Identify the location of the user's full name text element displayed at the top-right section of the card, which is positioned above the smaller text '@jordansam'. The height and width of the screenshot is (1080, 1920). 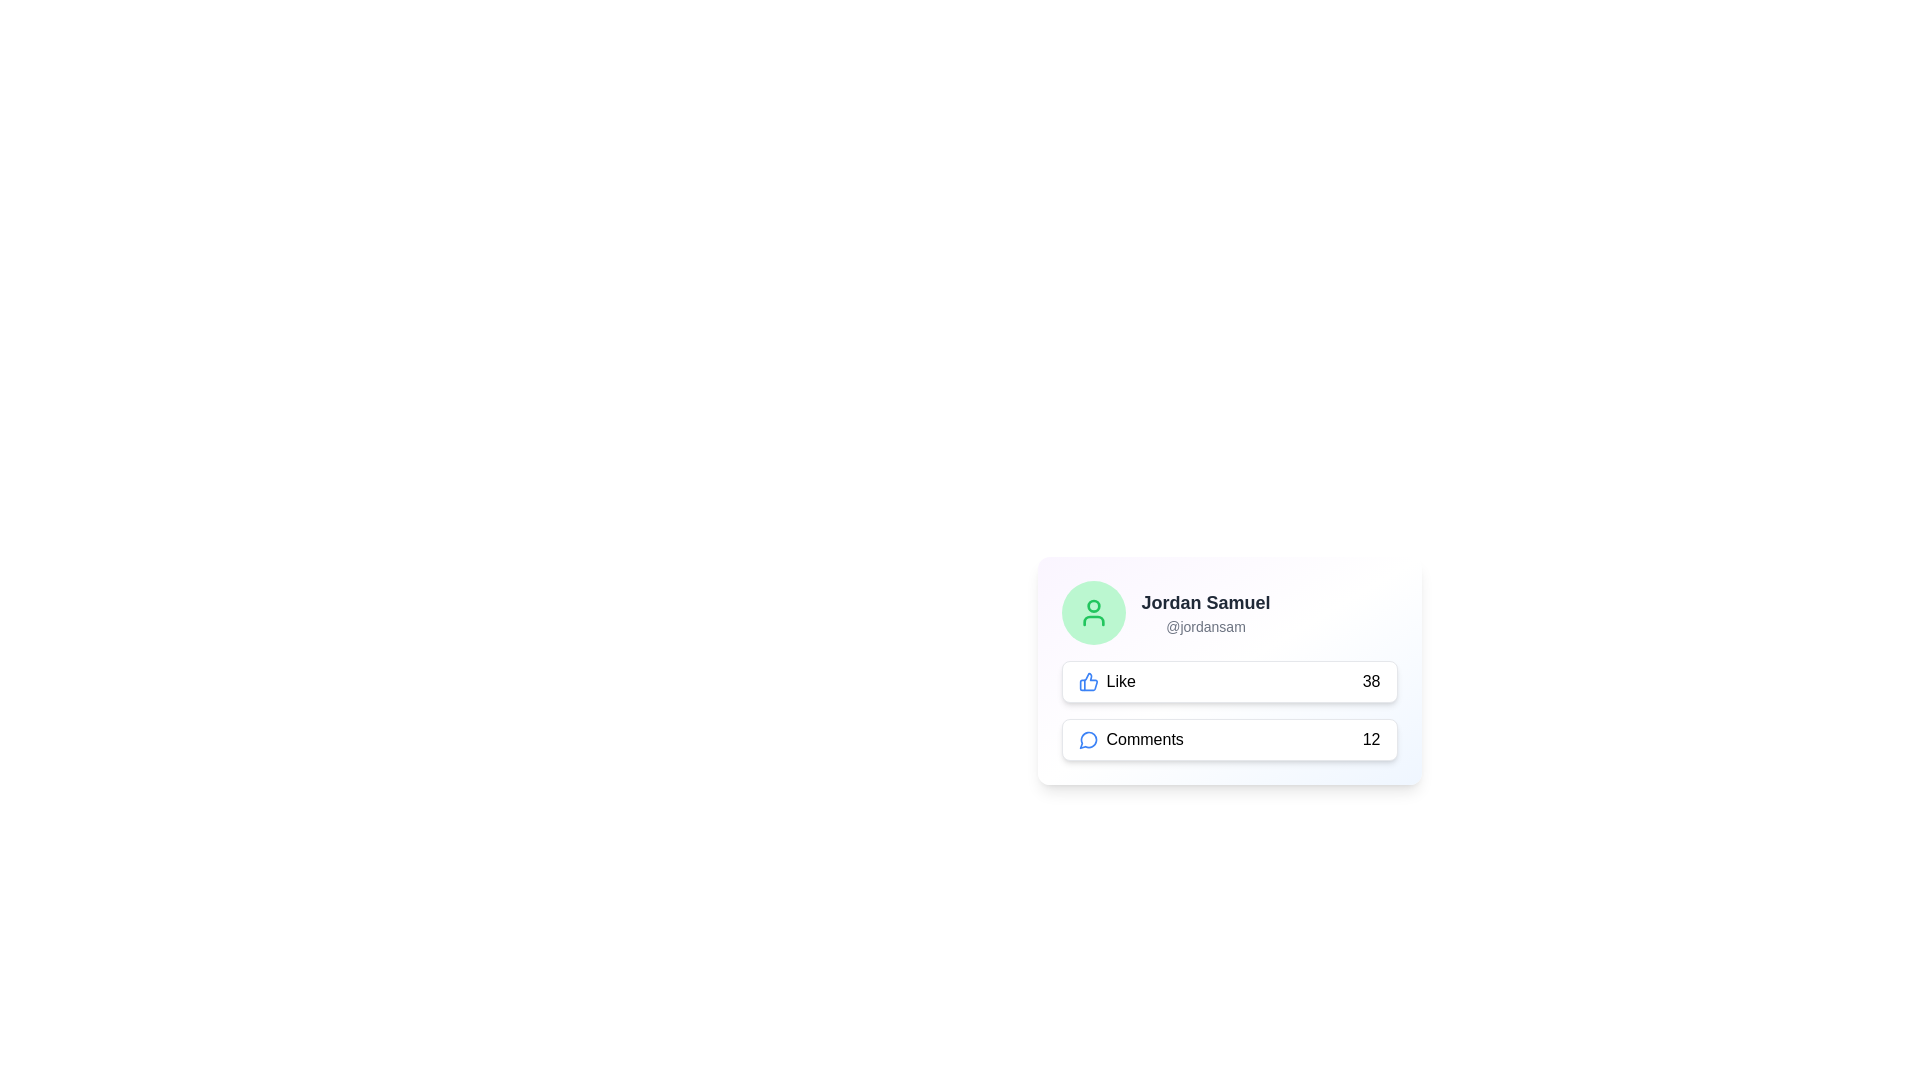
(1204, 601).